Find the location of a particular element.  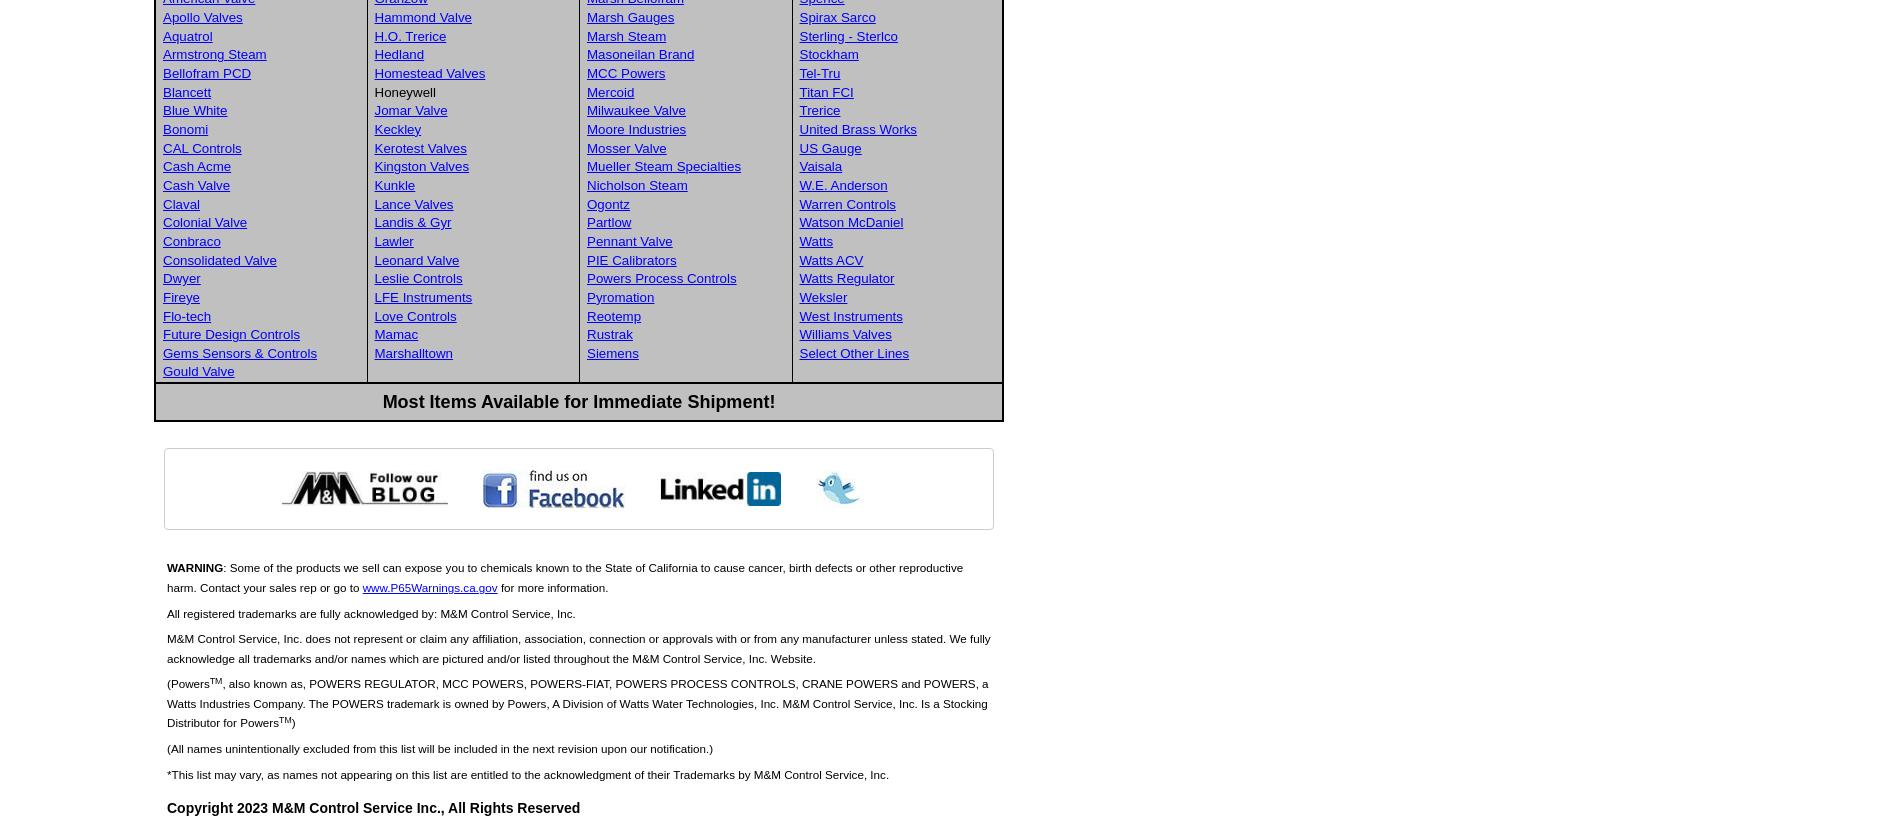

'Armstrong Steam' is located at coordinates (214, 53).